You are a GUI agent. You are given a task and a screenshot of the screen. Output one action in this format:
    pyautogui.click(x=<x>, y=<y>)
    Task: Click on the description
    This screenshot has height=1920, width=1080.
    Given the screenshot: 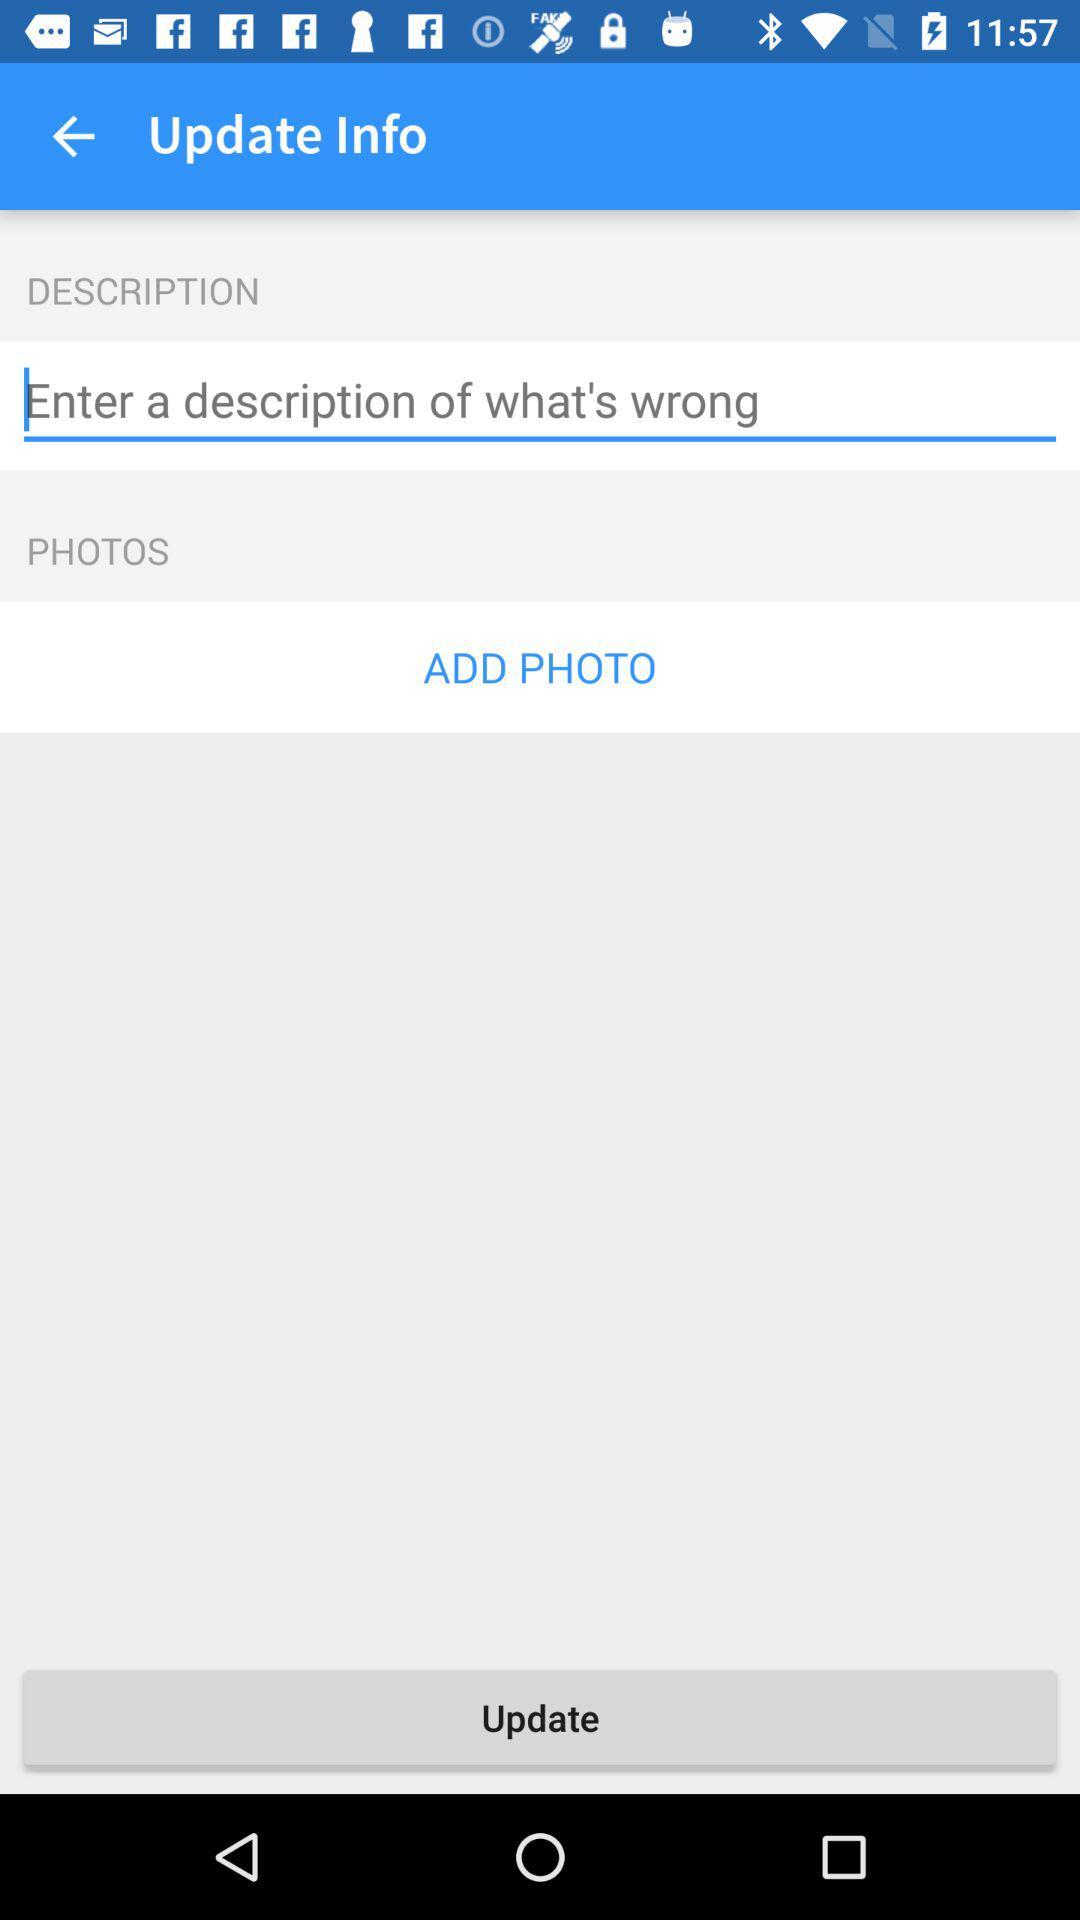 What is the action you would take?
    pyautogui.click(x=540, y=400)
    